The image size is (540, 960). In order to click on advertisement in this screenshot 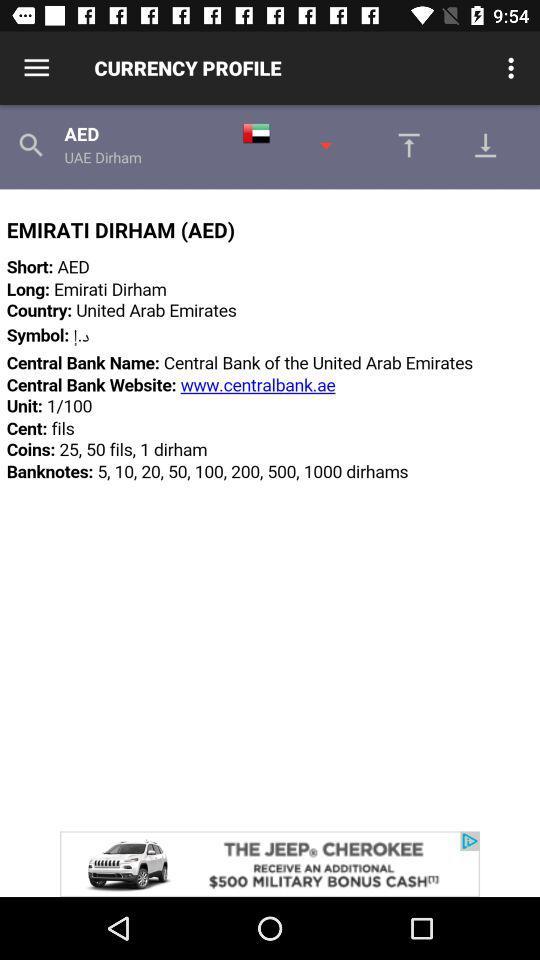, I will do `click(270, 863)`.